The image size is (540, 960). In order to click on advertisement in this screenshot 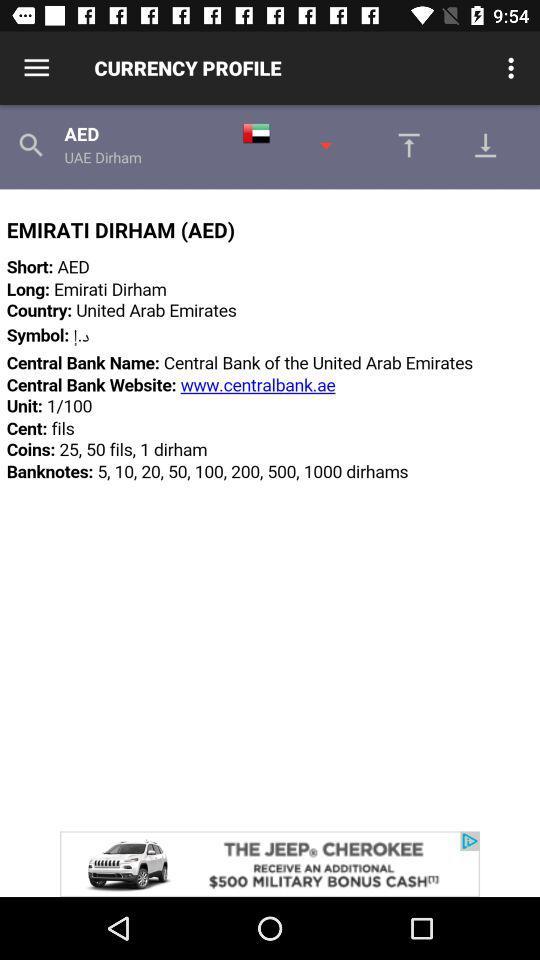, I will do `click(270, 863)`.